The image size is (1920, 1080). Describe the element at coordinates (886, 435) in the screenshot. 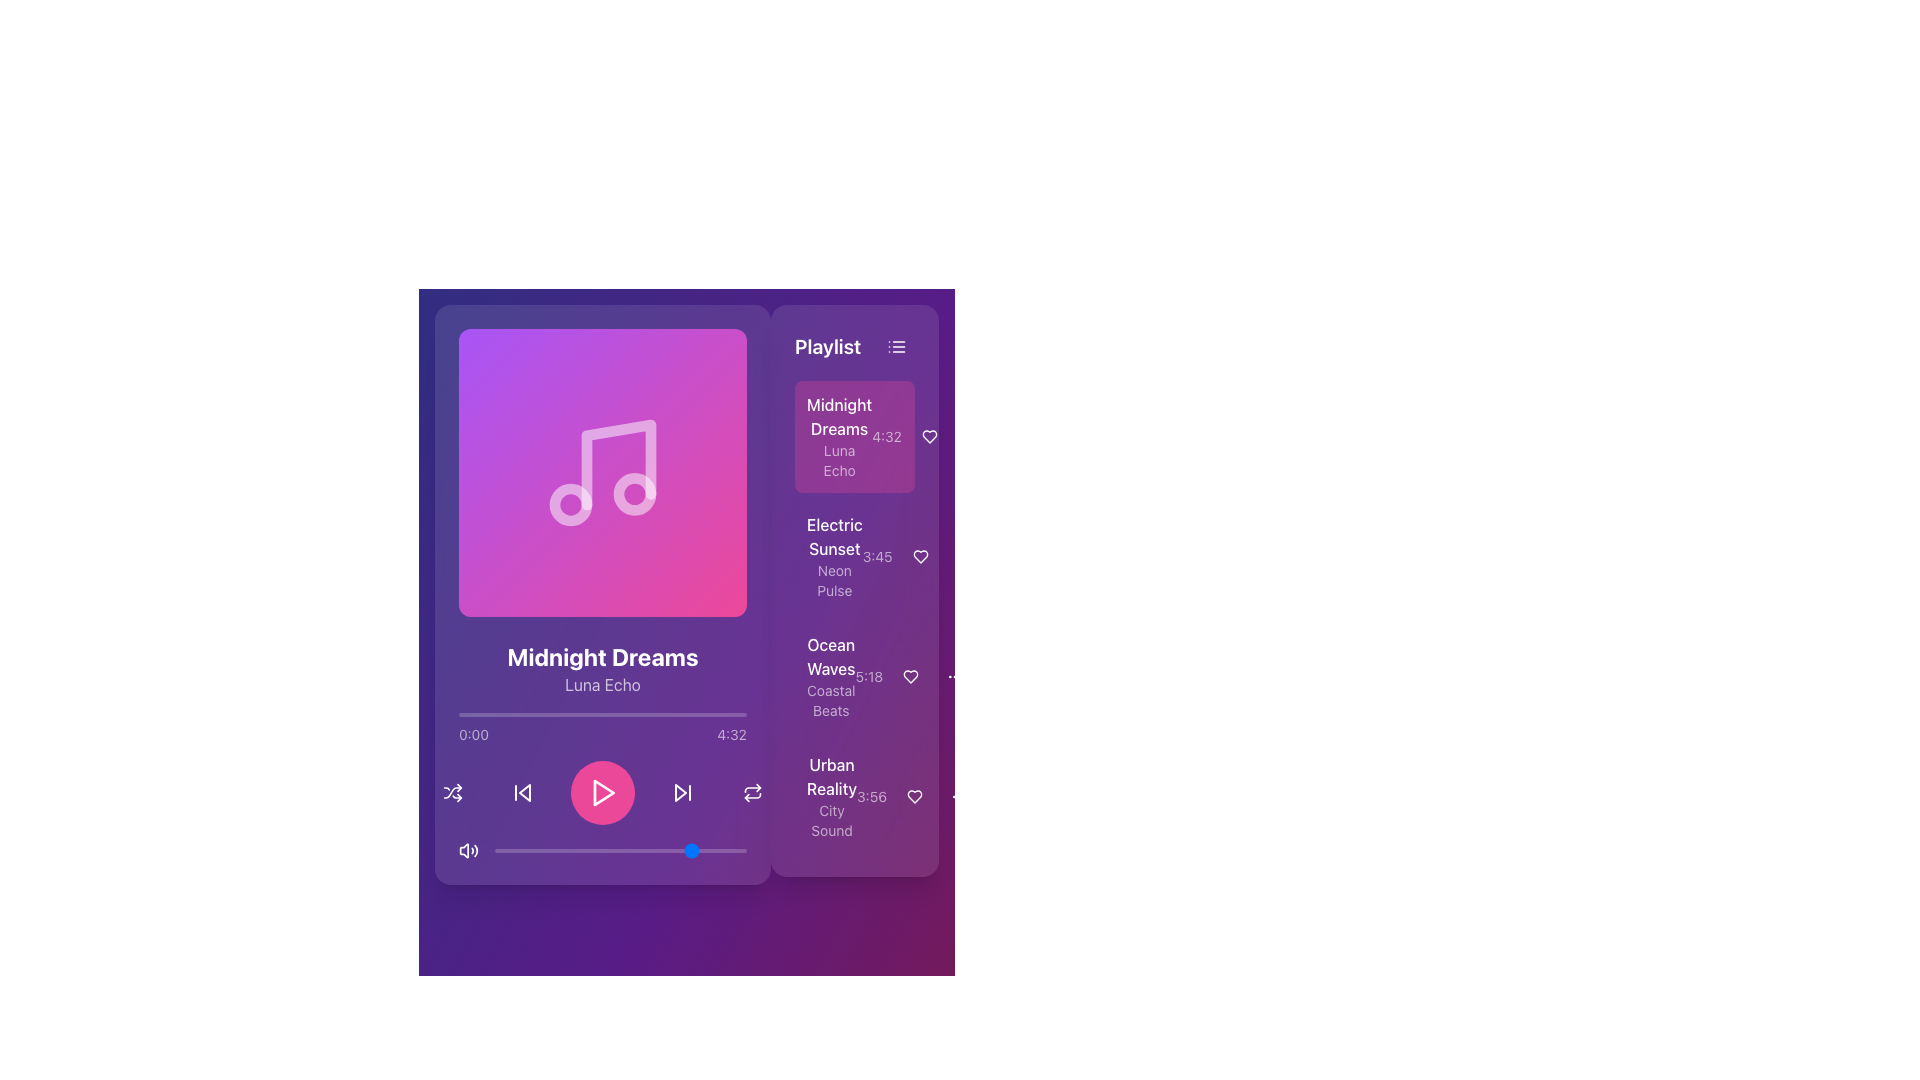

I see `the static text label displaying the time duration '4:32' located in the playlist section under the song title 'Midnight Dreams'` at that location.